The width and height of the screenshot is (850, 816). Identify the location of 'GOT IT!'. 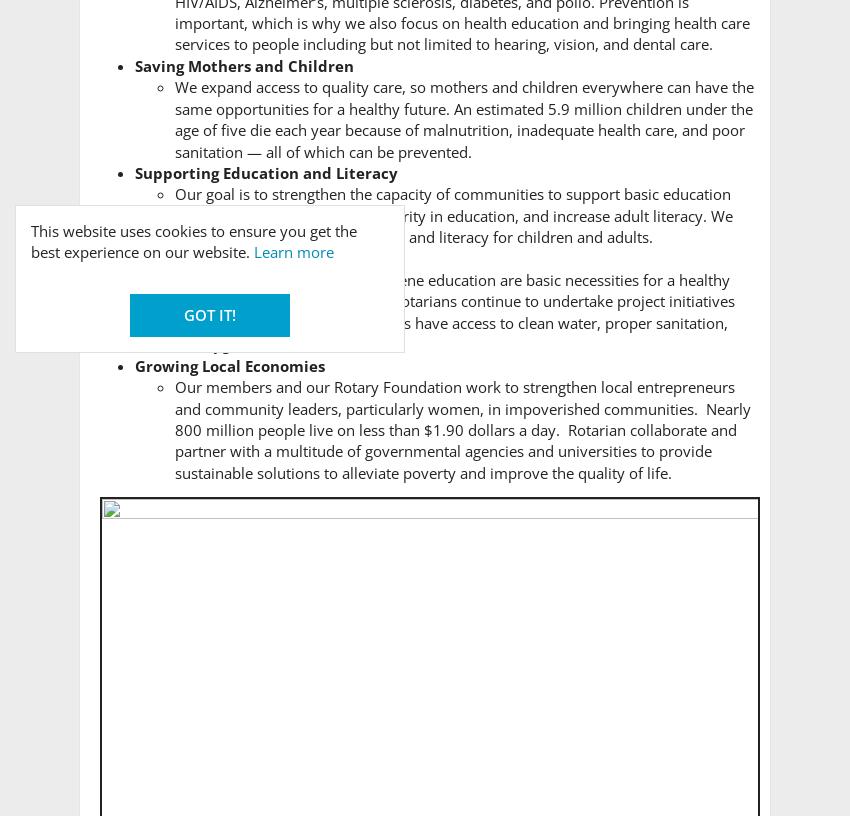
(209, 313).